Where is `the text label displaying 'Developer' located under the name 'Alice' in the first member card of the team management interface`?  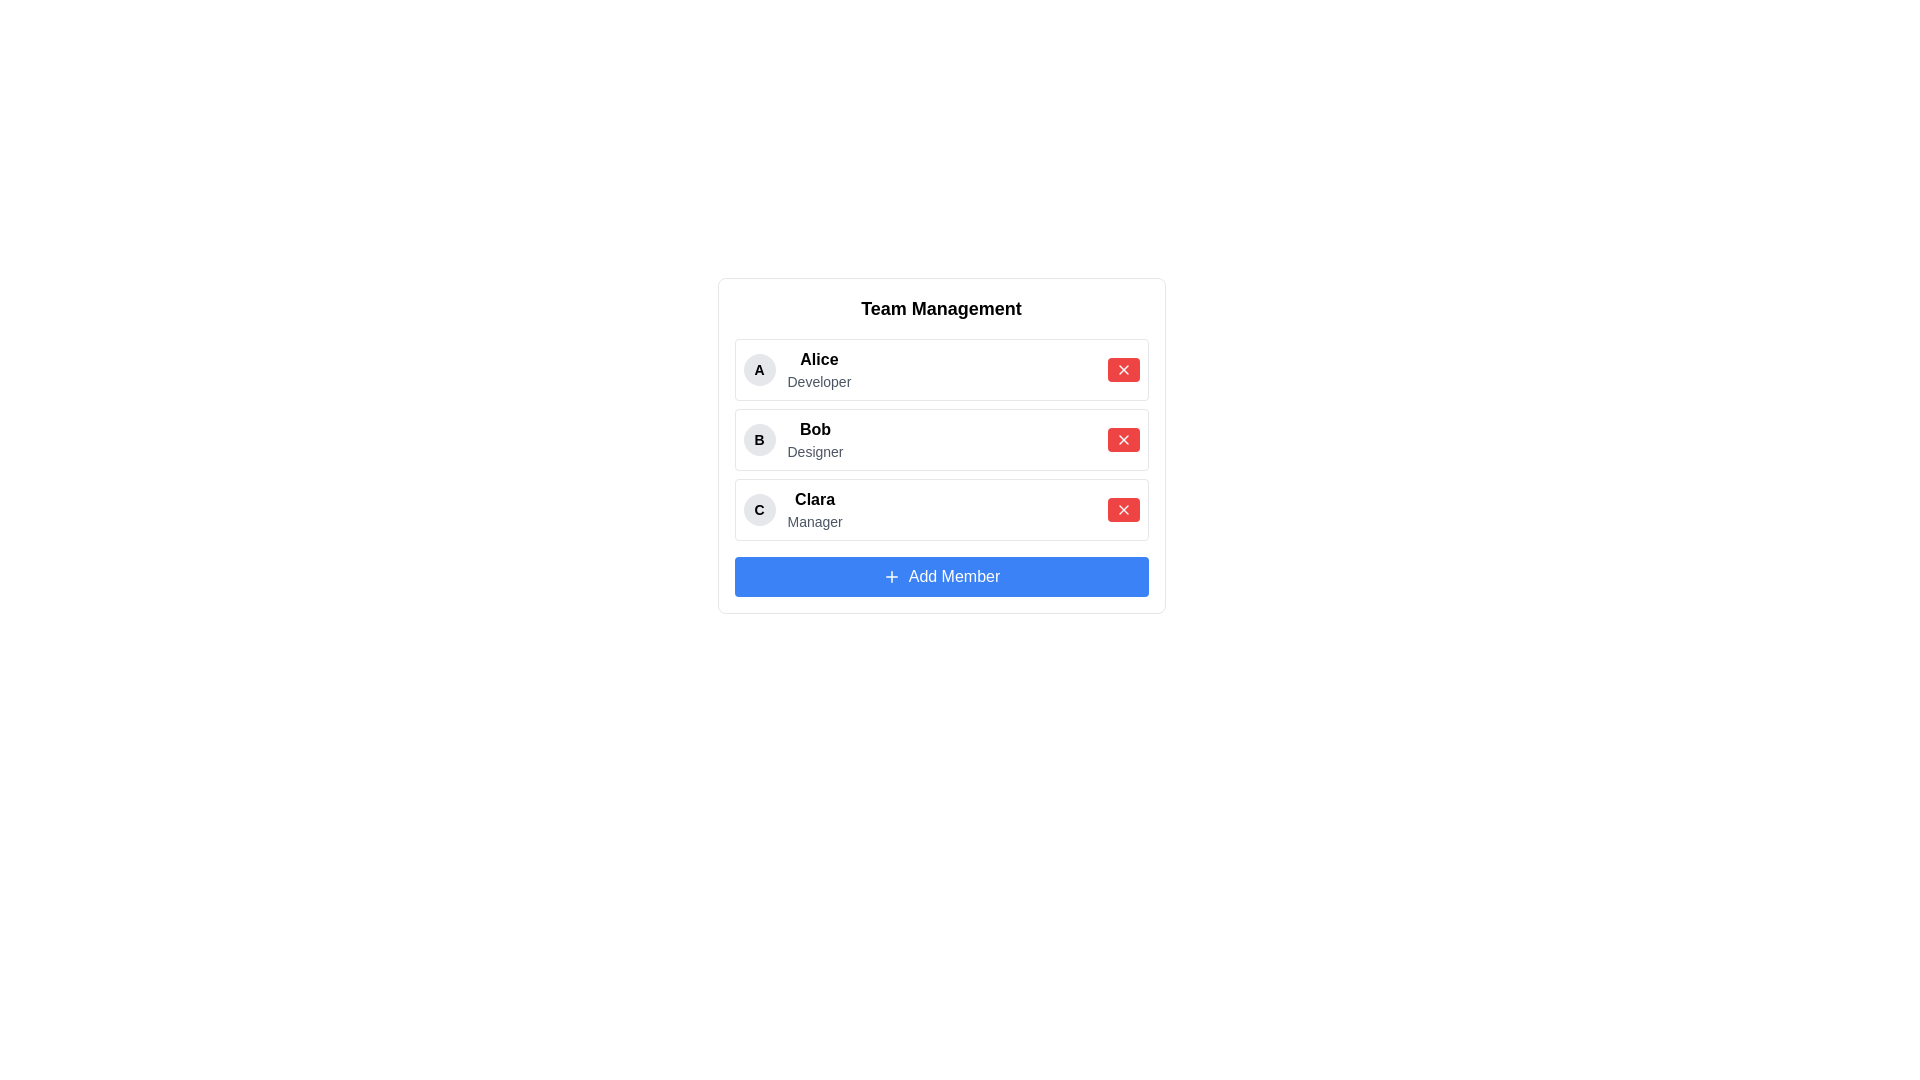 the text label displaying 'Developer' located under the name 'Alice' in the first member card of the team management interface is located at coordinates (819, 381).